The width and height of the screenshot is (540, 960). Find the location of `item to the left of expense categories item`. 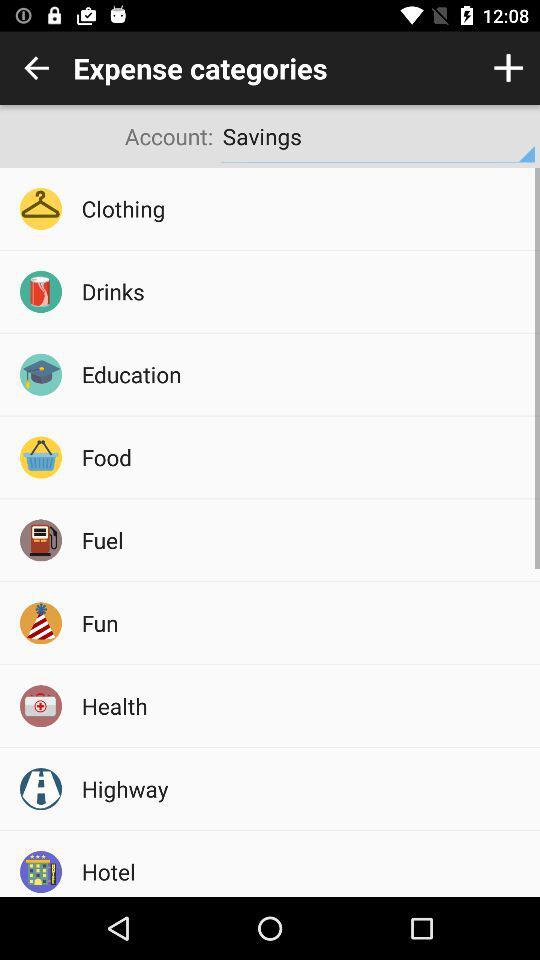

item to the left of expense categories item is located at coordinates (36, 68).